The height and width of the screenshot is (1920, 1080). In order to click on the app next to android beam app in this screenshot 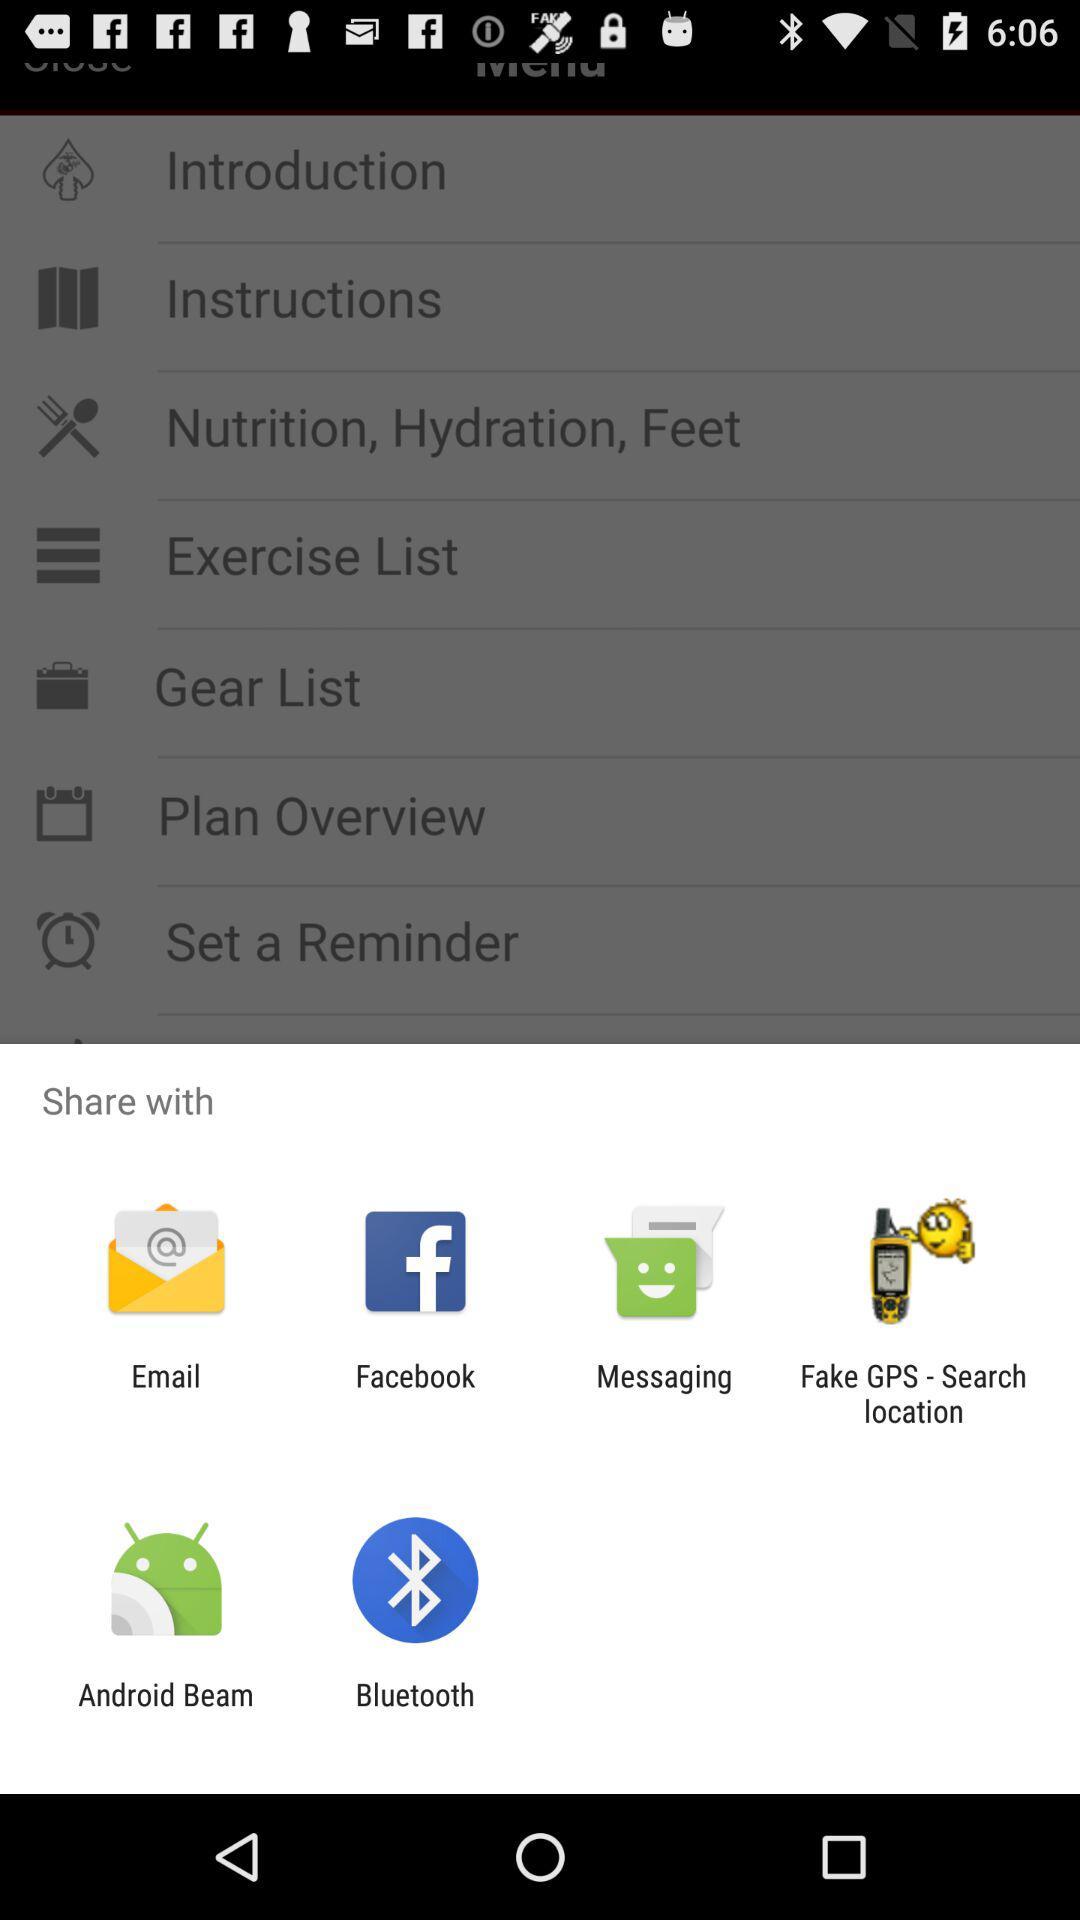, I will do `click(414, 1711)`.